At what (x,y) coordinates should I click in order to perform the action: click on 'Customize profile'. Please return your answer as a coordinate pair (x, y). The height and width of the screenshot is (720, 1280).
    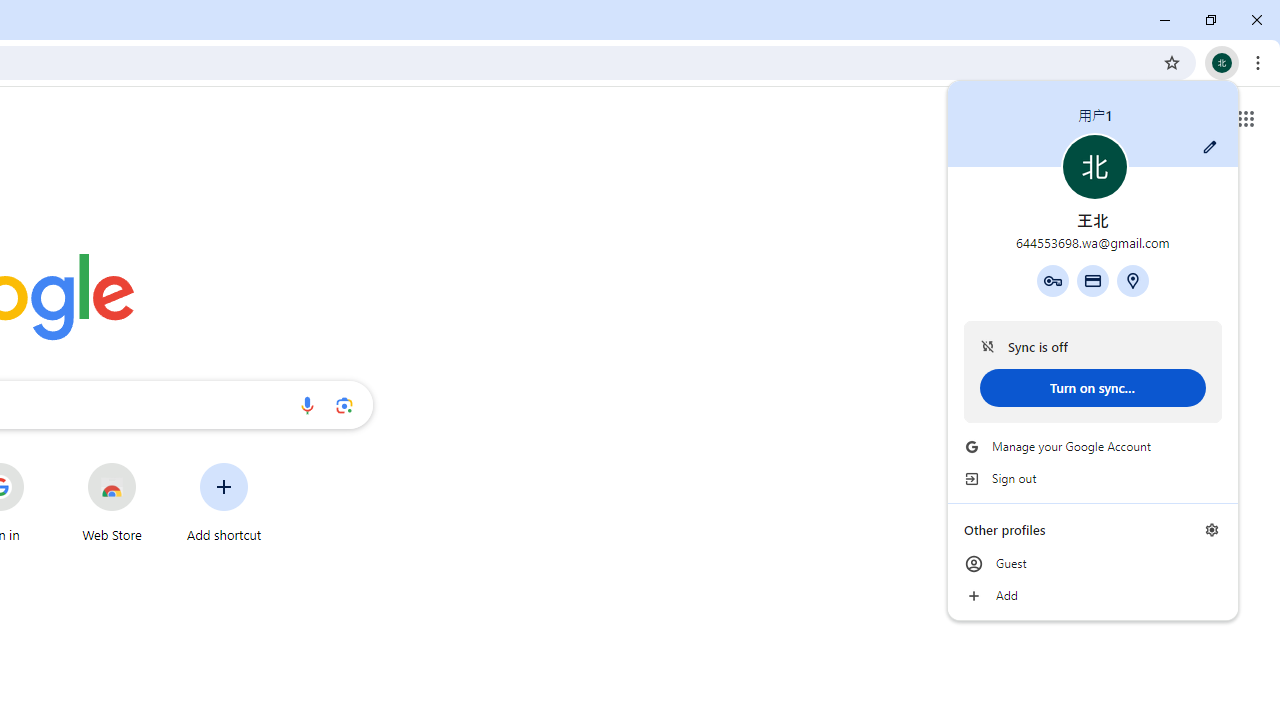
    Looking at the image, I should click on (1209, 146).